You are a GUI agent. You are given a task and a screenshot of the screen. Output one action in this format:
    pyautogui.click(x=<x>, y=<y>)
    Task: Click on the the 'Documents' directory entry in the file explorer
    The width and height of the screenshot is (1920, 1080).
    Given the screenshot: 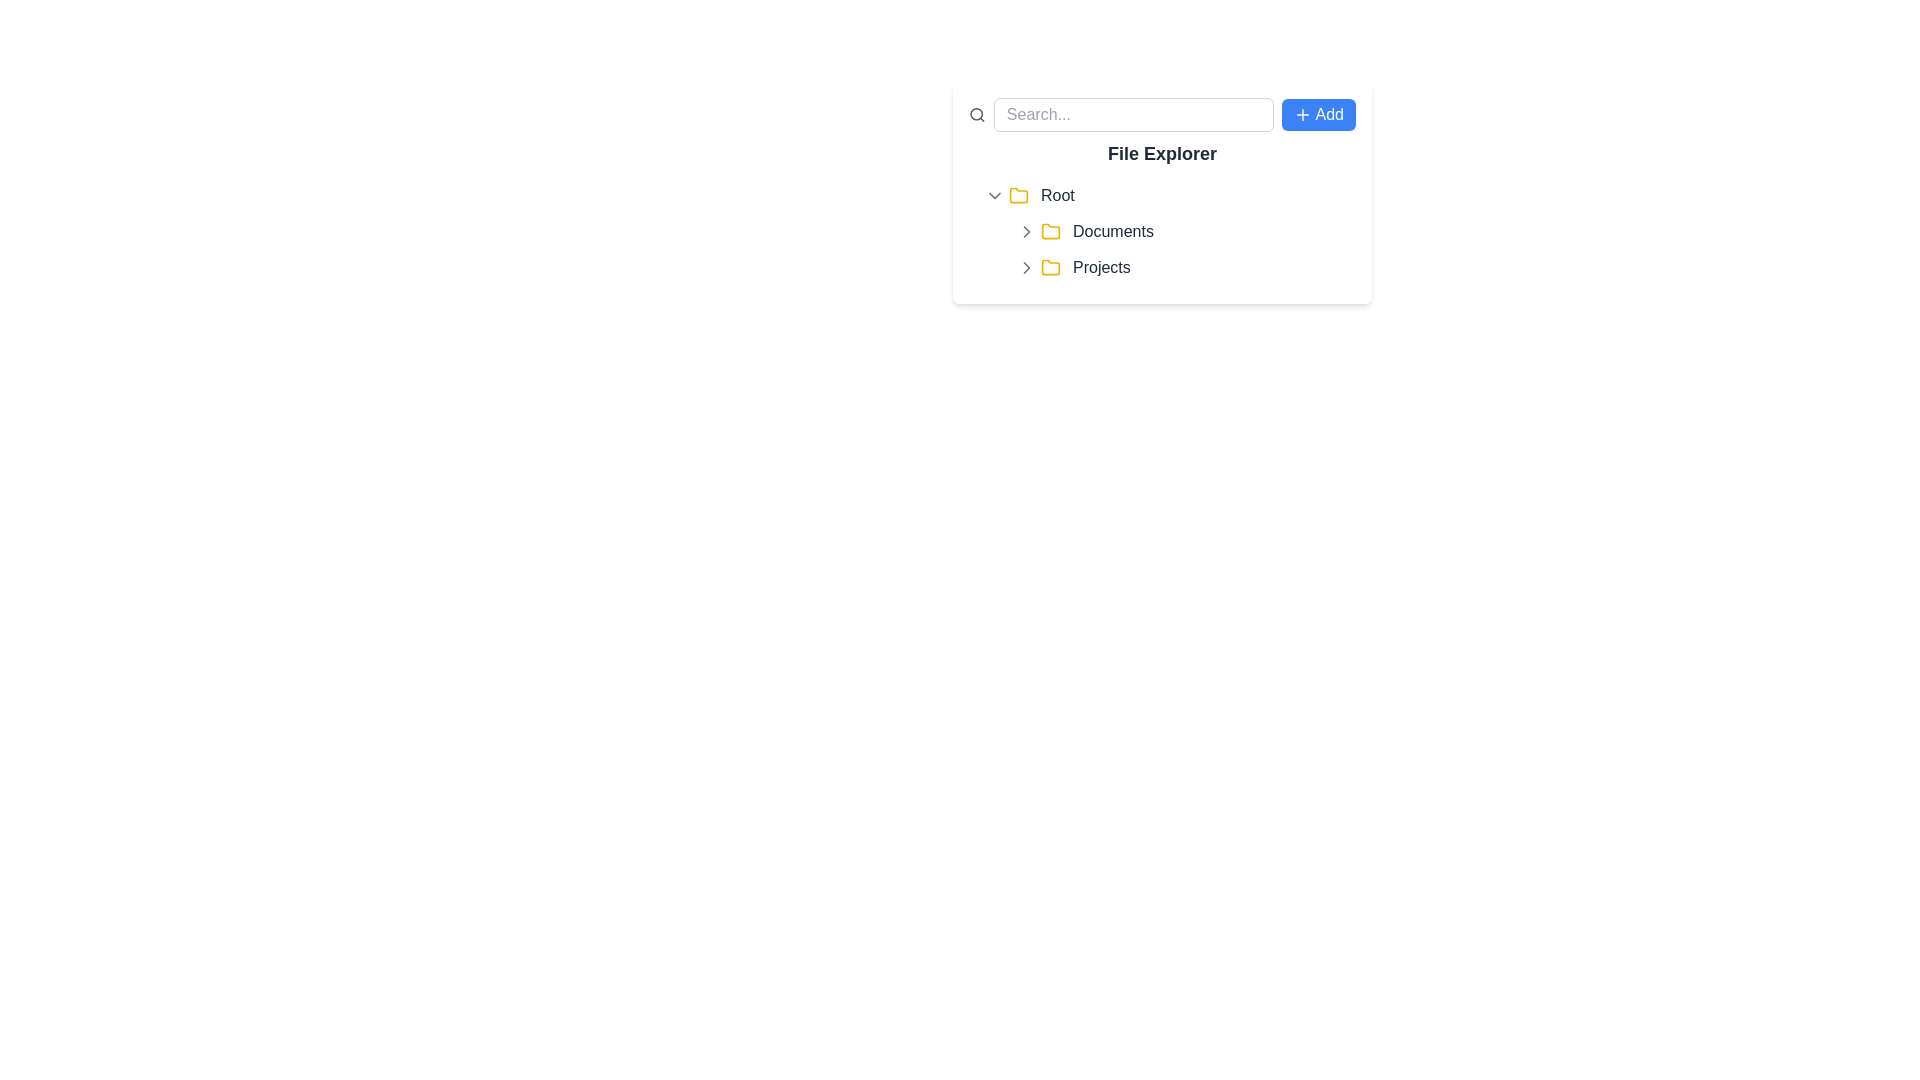 What is the action you would take?
    pyautogui.click(x=1168, y=230)
    